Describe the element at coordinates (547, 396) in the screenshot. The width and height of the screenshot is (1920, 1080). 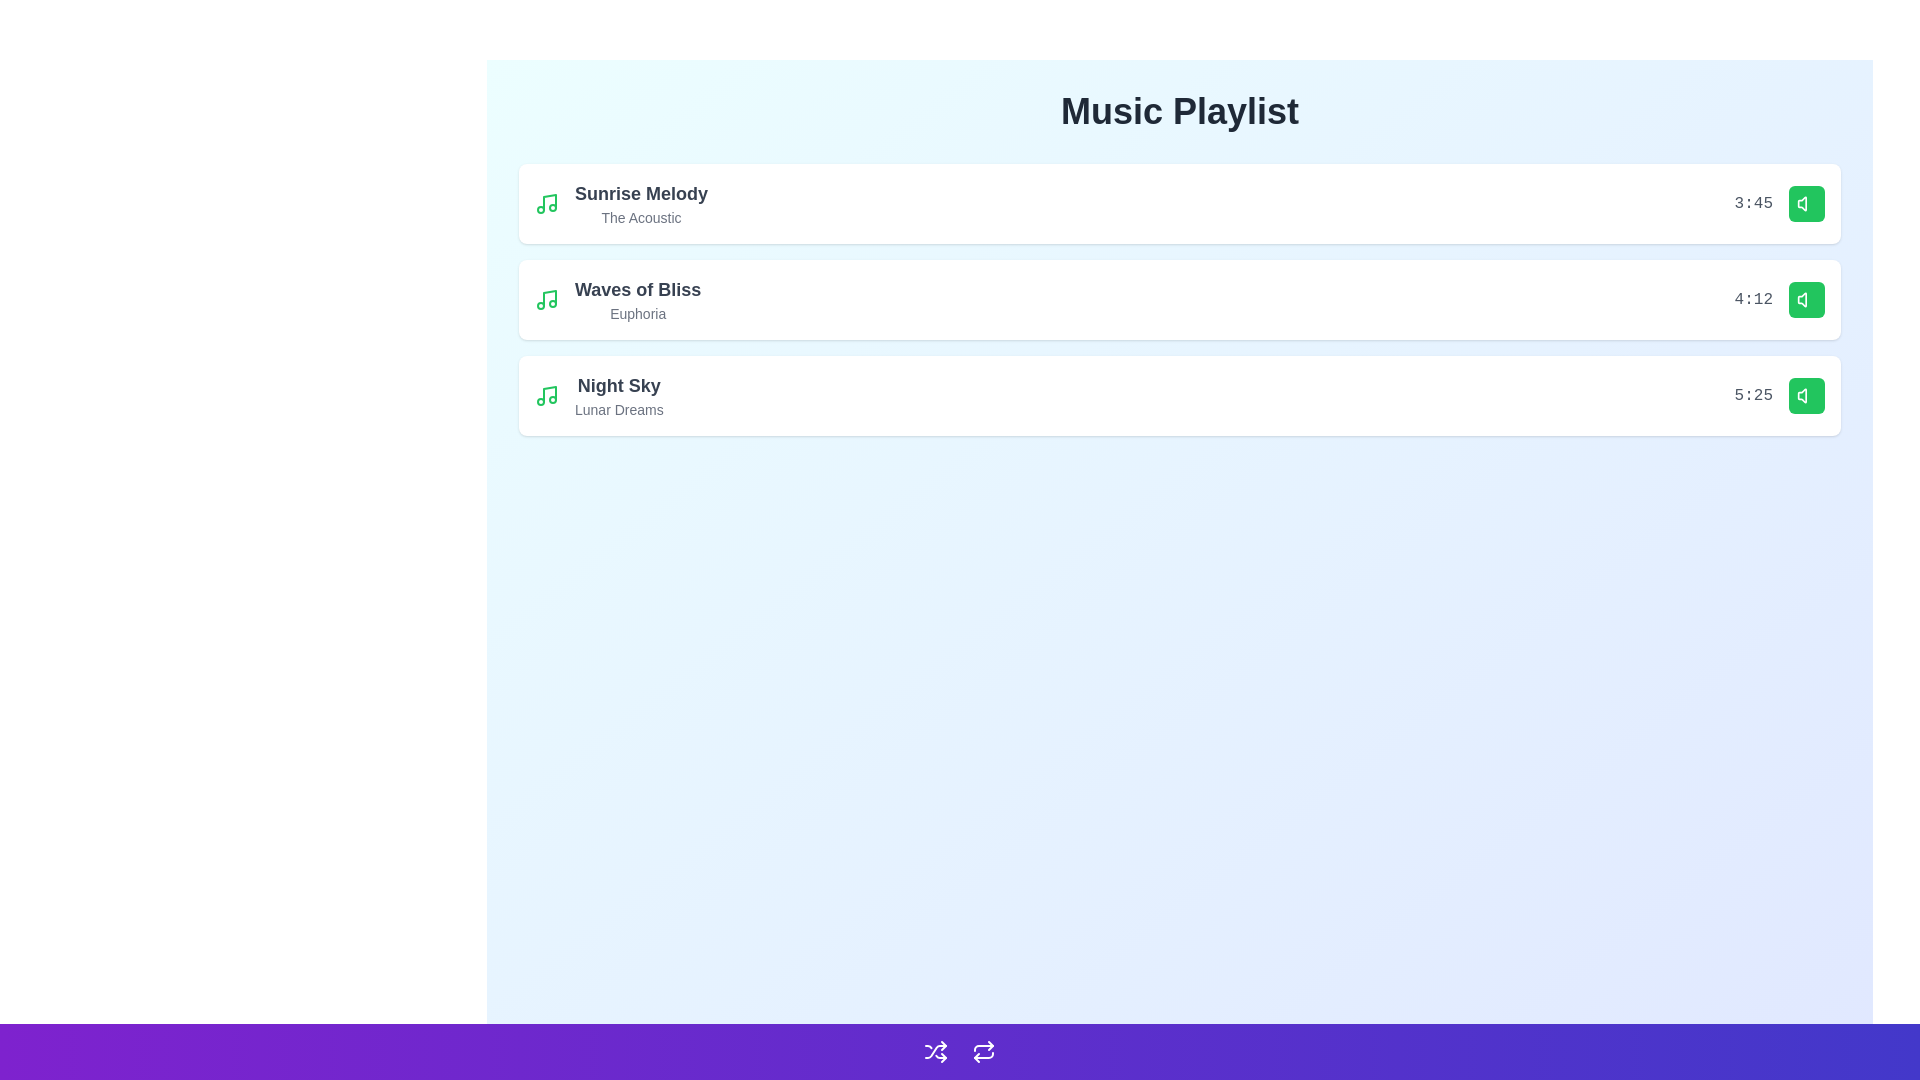
I see `the music track icon for the 'Night Sky' playlist item, which is located on the left side of the item box` at that location.